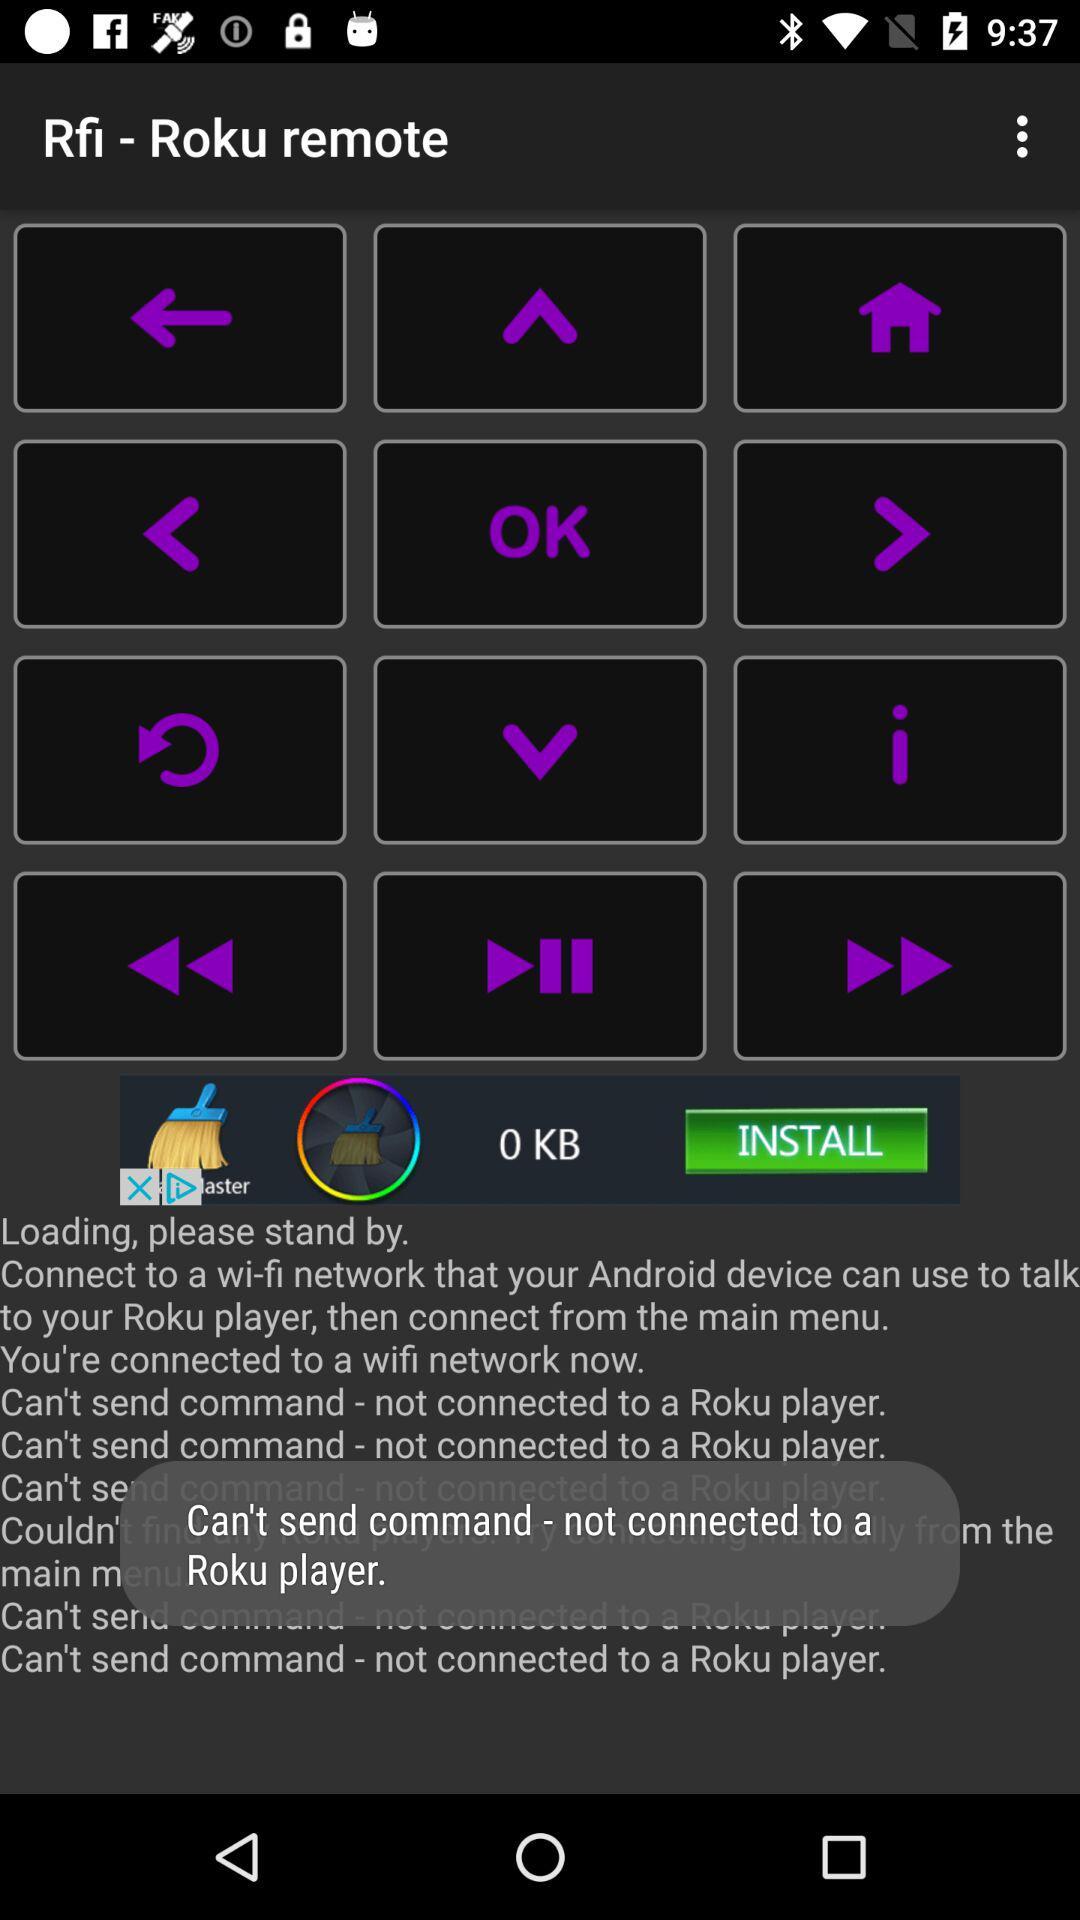 The image size is (1080, 1920). What do you see at coordinates (540, 316) in the screenshot?
I see `up` at bounding box center [540, 316].